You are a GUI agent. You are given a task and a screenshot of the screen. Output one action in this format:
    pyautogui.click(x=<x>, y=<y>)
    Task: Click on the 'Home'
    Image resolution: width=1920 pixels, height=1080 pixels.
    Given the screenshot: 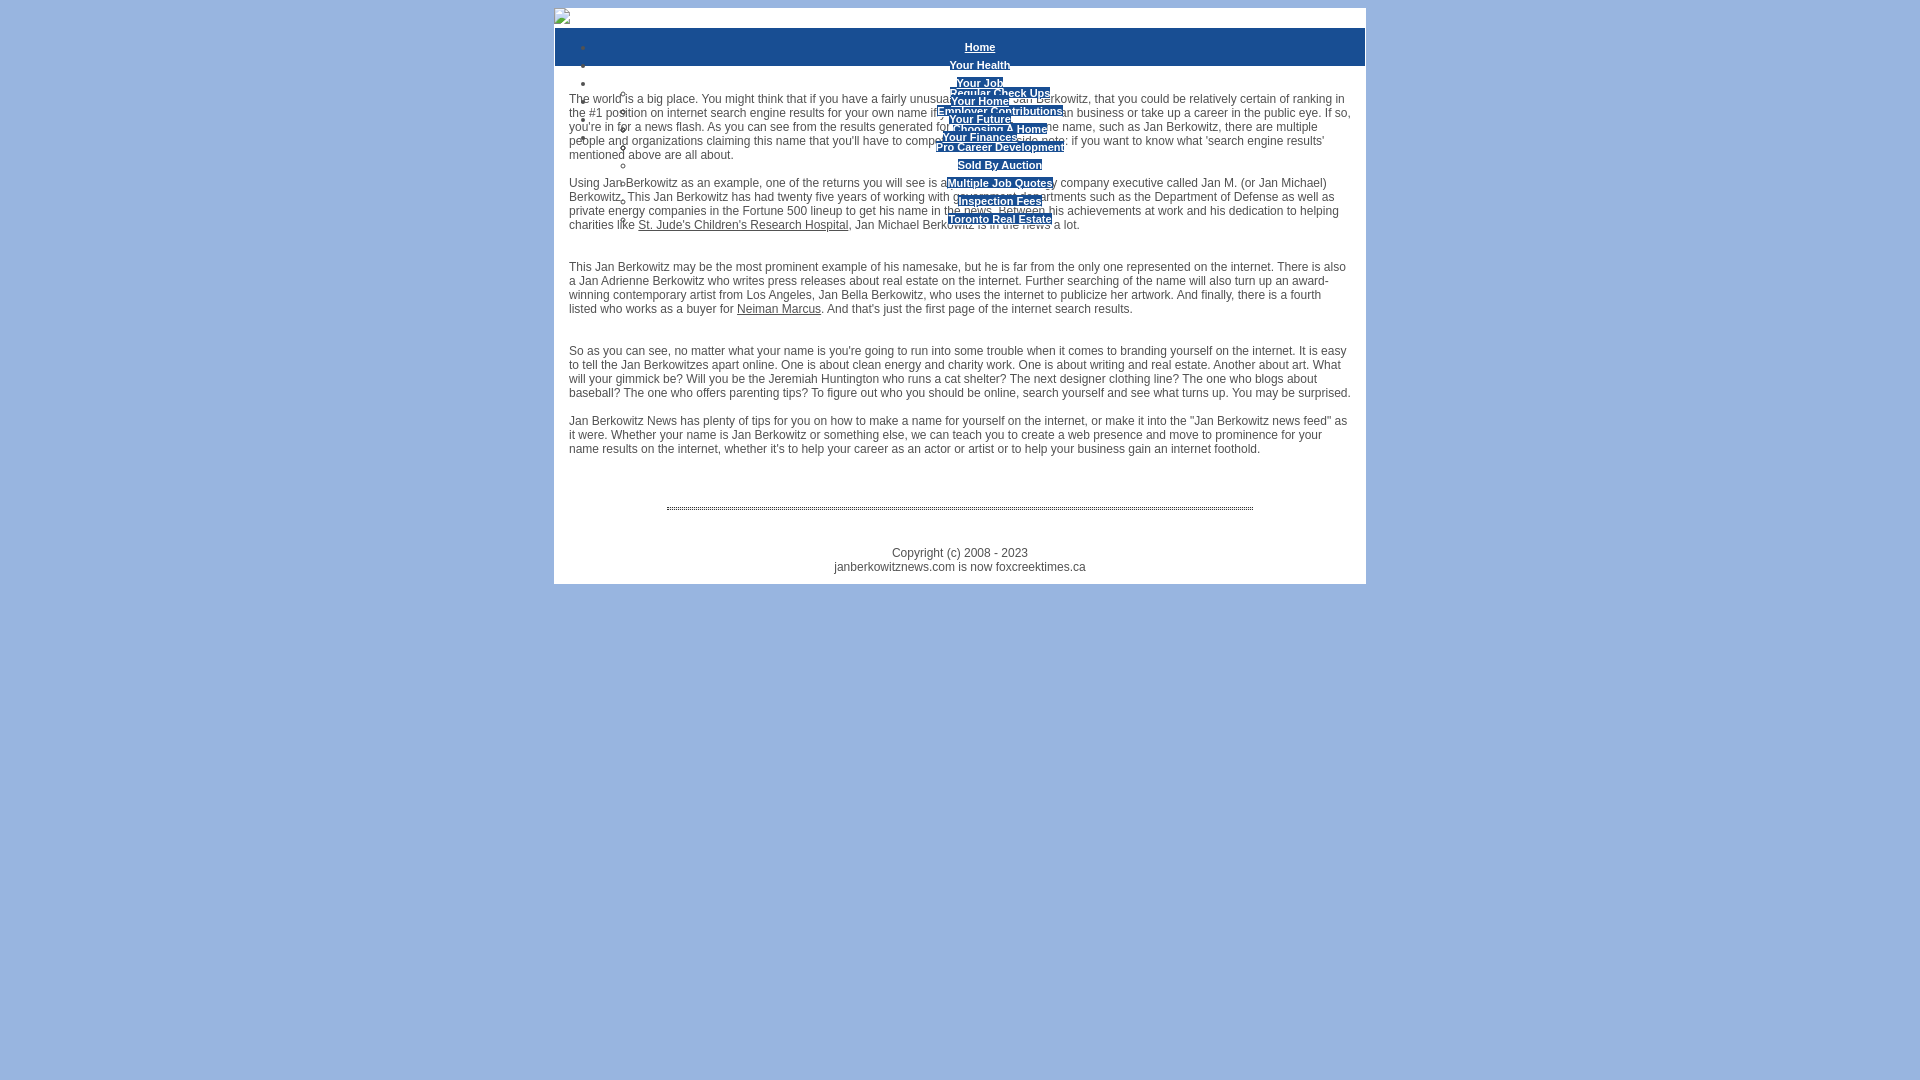 What is the action you would take?
    pyautogui.click(x=980, y=45)
    